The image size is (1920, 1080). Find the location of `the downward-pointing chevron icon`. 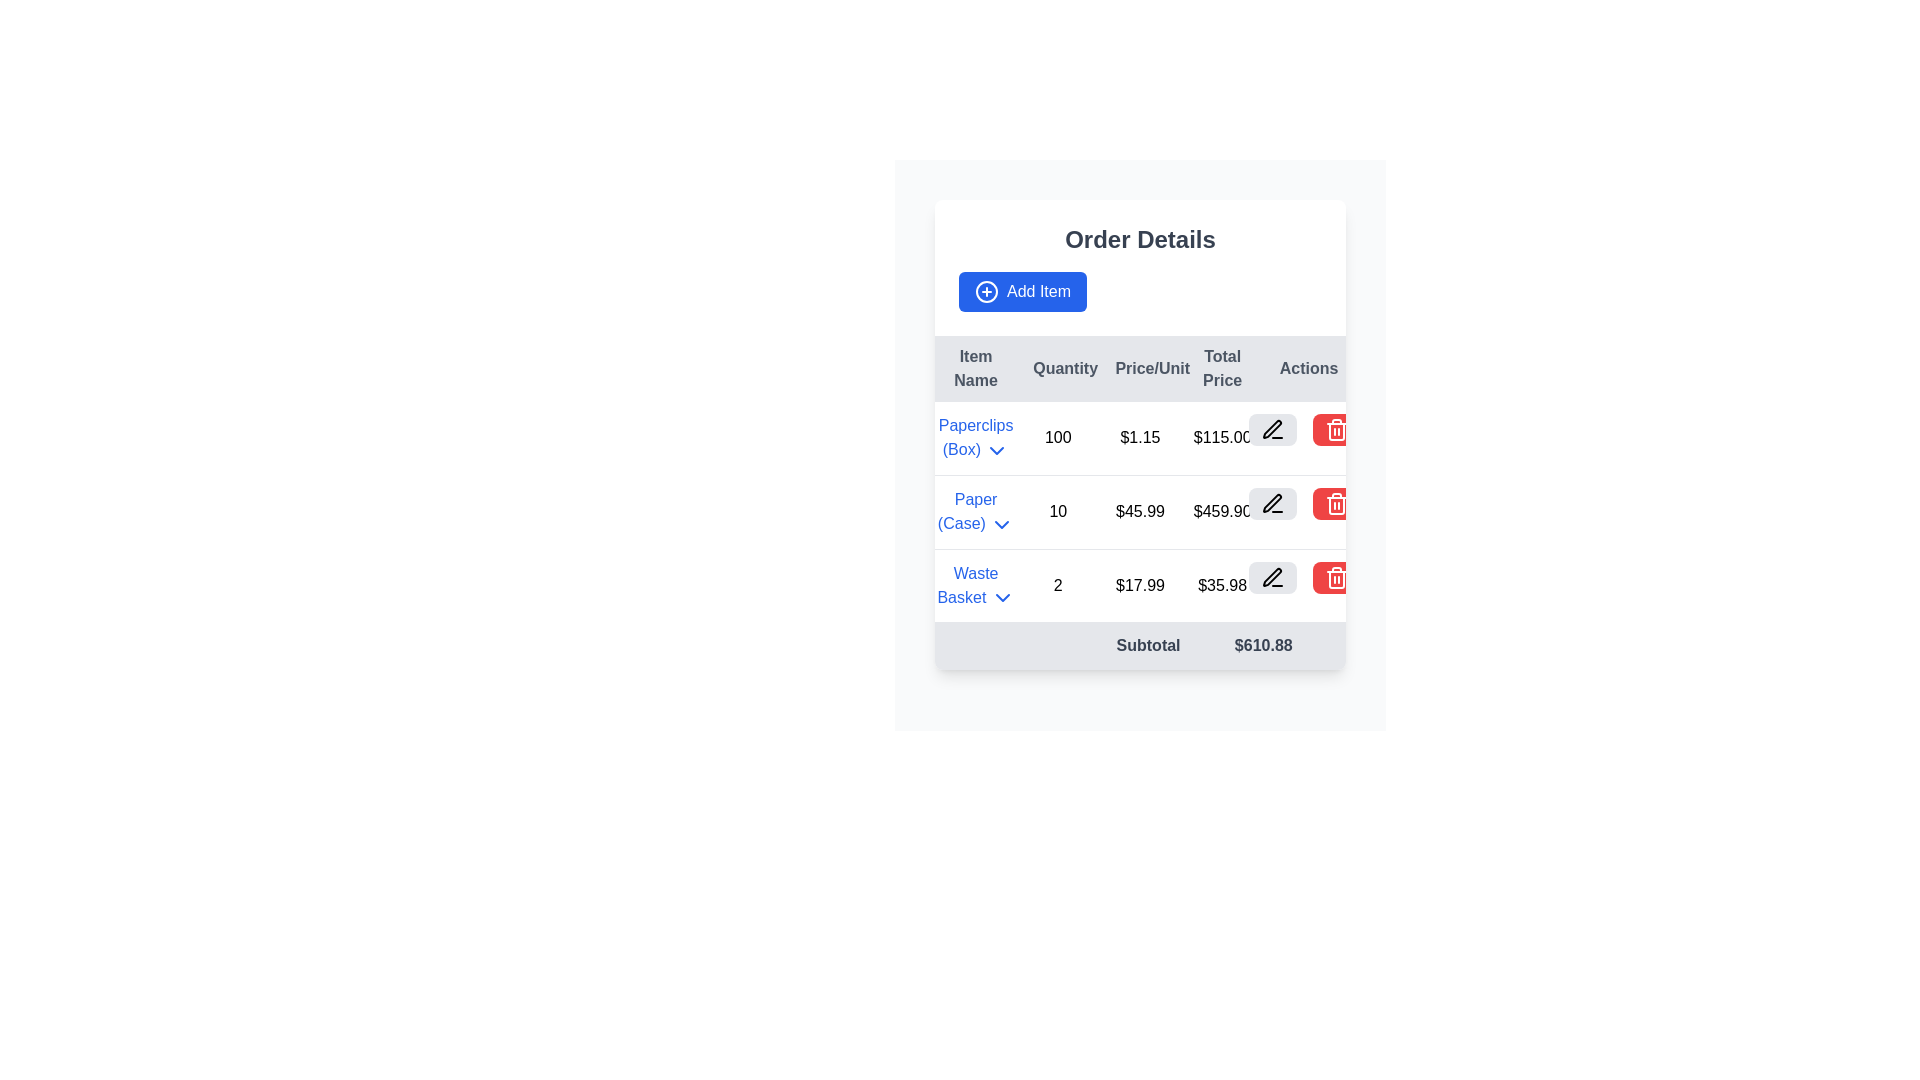

the downward-pointing chevron icon is located at coordinates (1002, 523).